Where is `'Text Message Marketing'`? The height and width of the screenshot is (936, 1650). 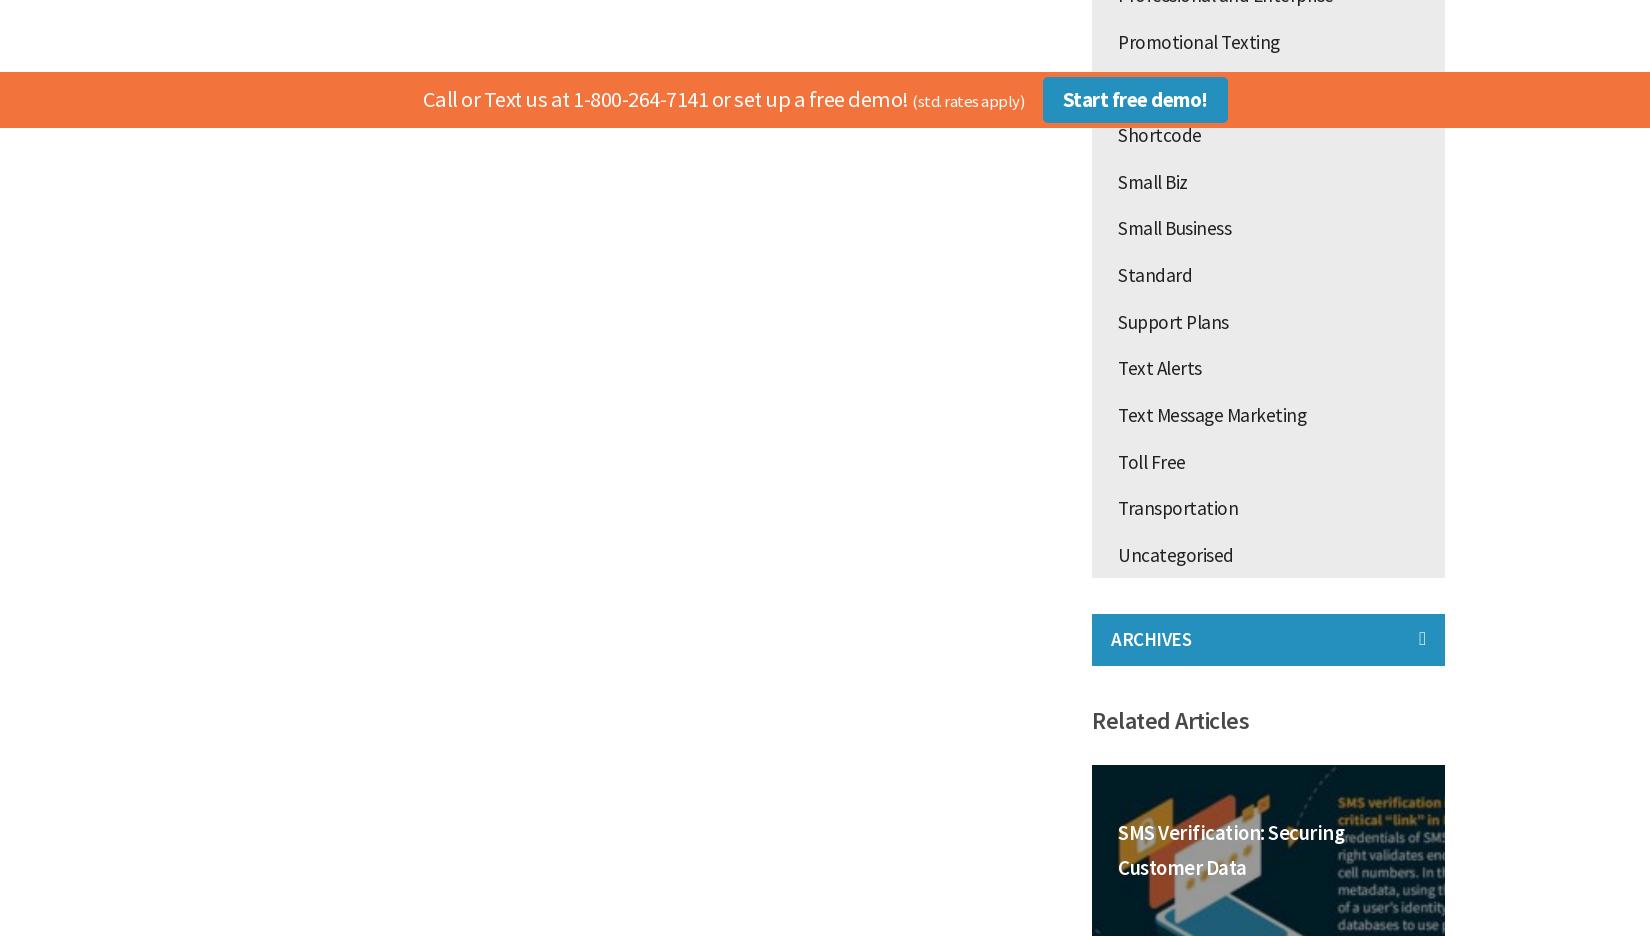
'Text Message Marketing' is located at coordinates (1211, 412).